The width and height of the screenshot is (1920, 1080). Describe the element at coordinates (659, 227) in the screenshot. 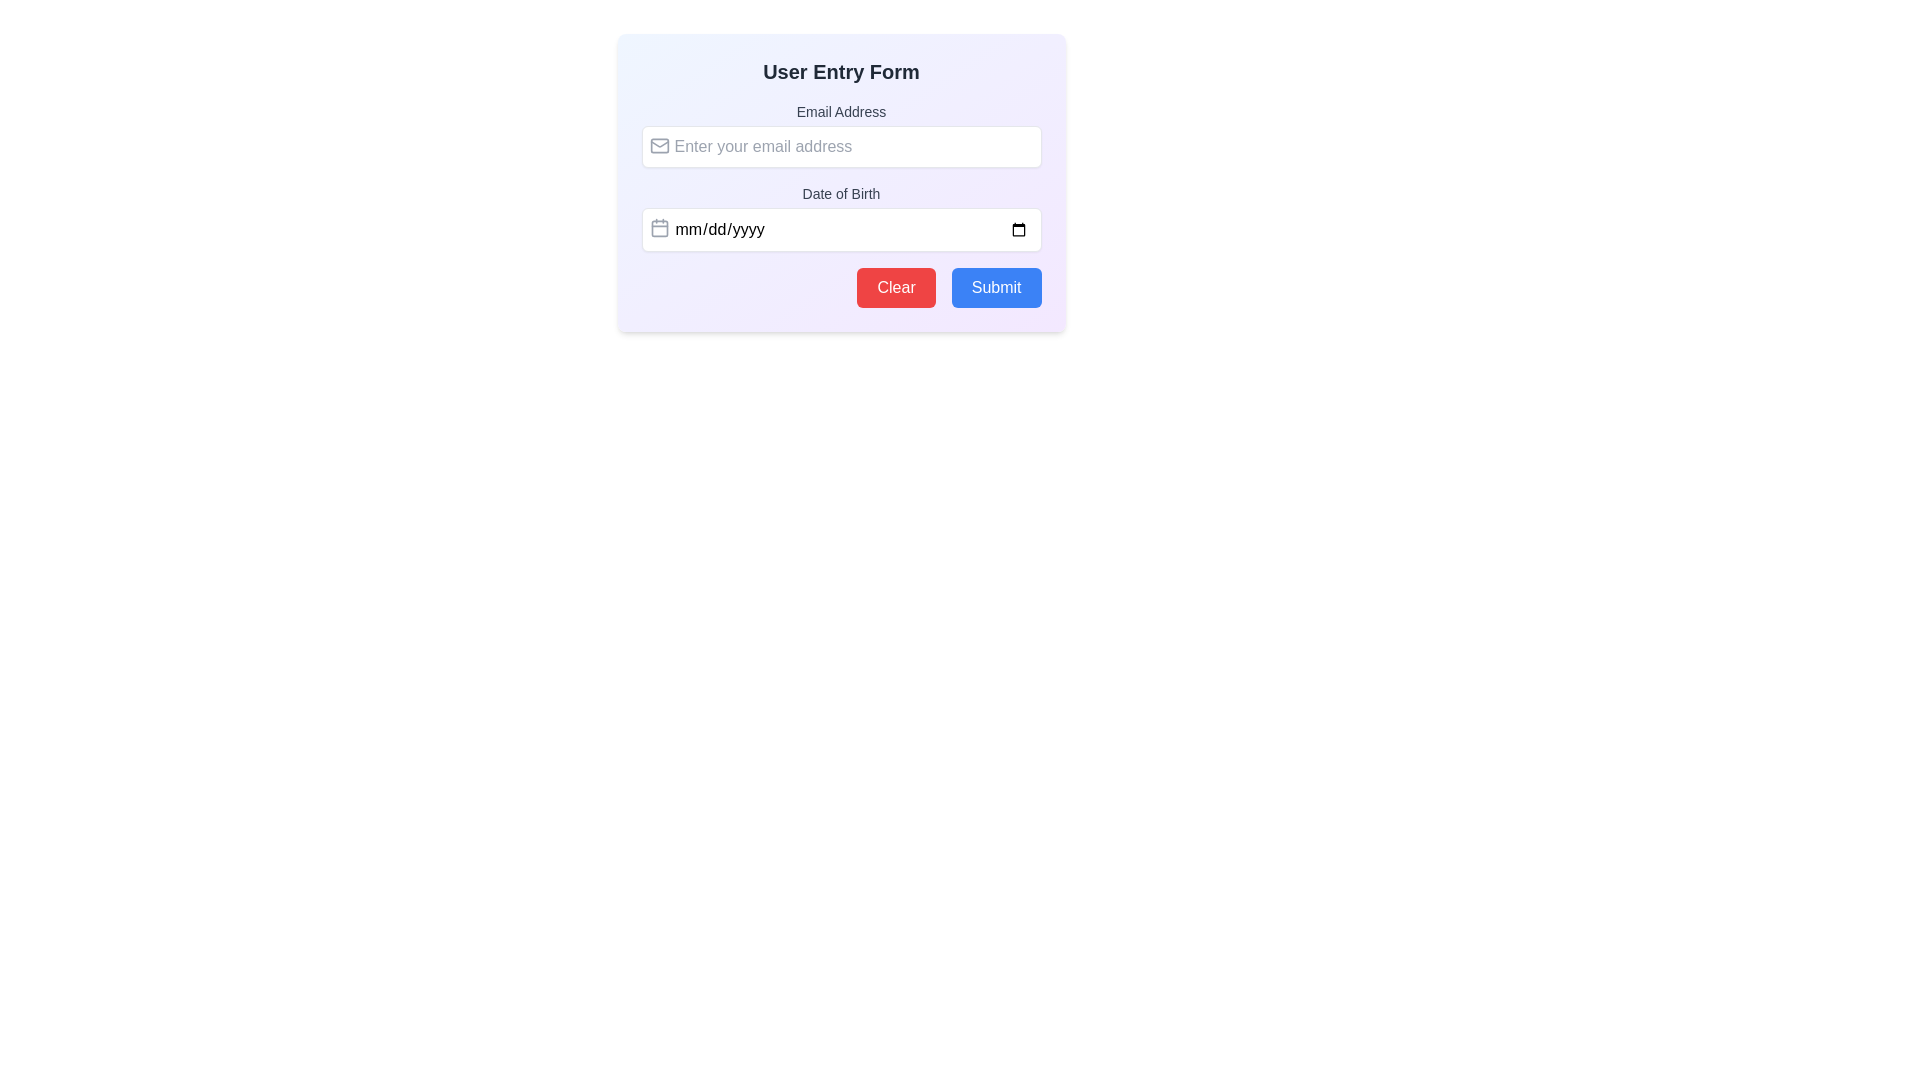

I see `the visual appearance of the calendar icon component located to the left of the 'Date of Birth' text input field` at that location.